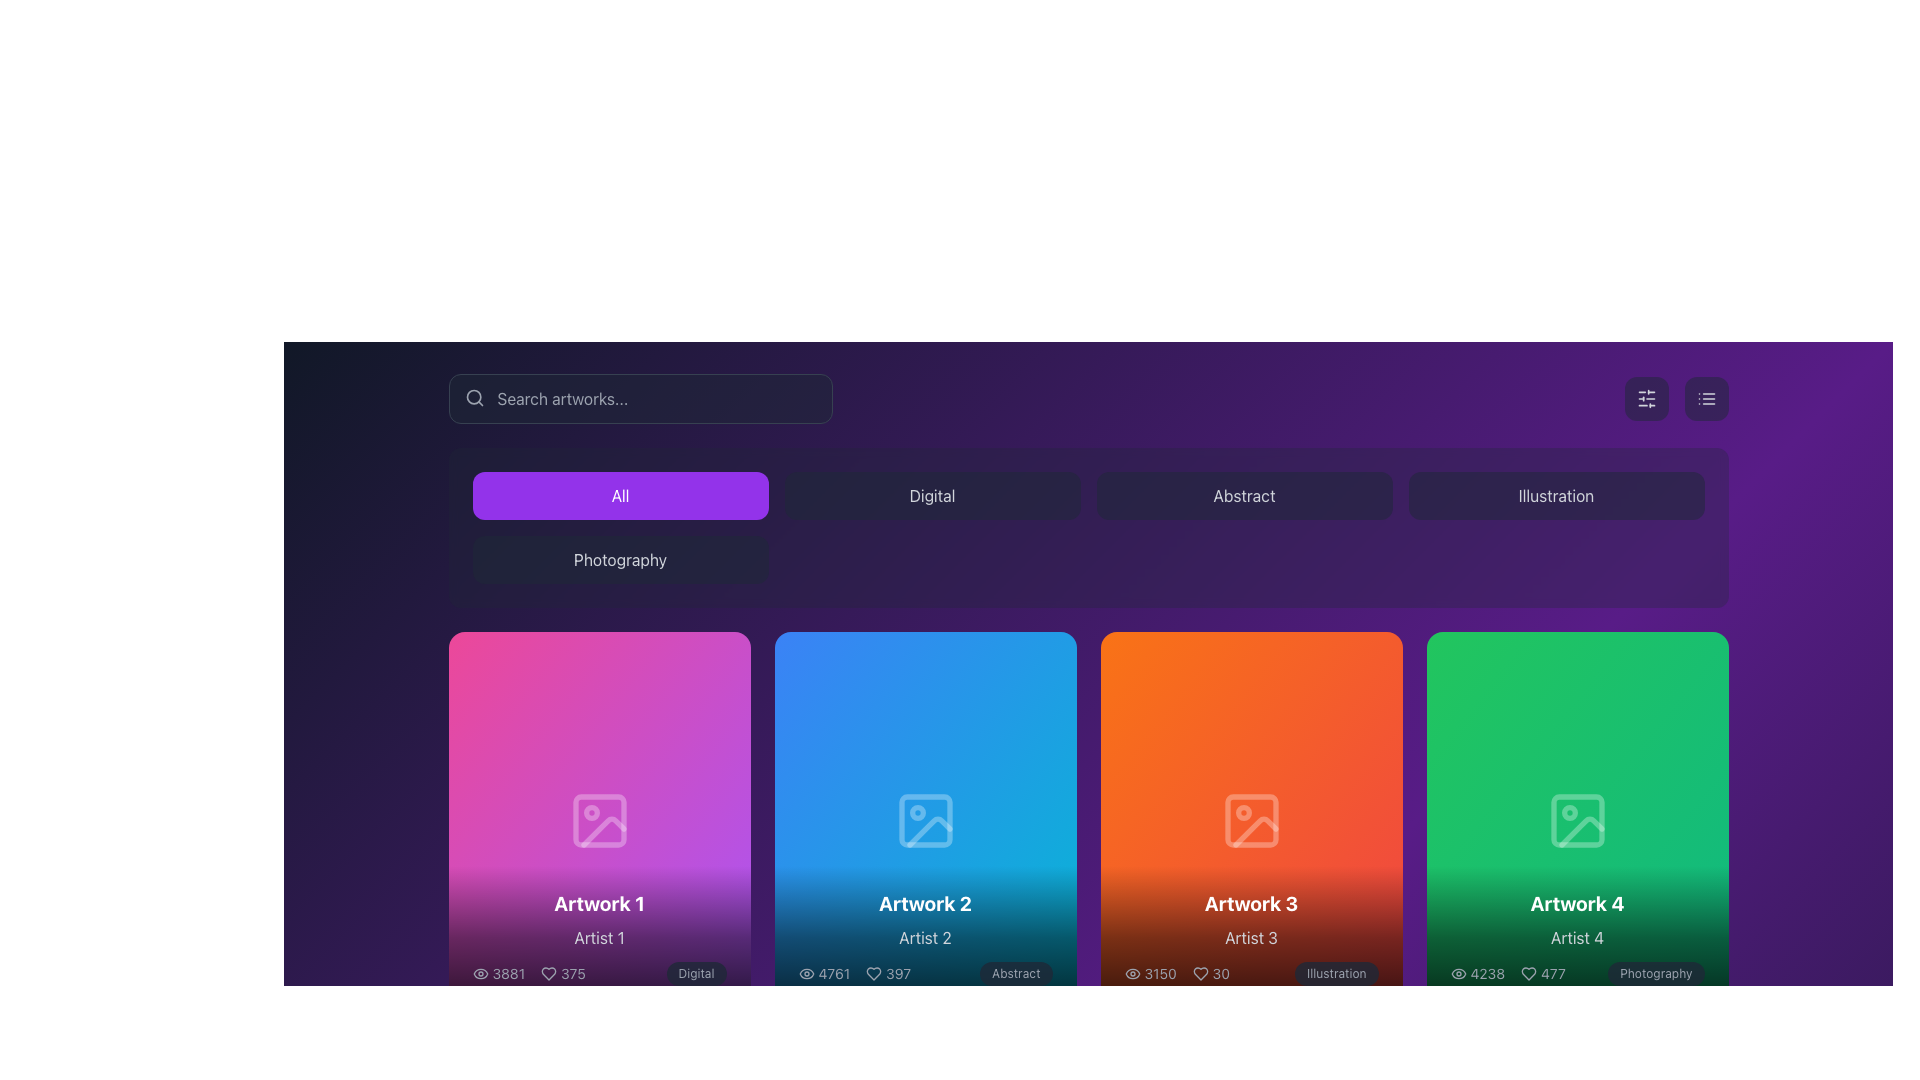 The image size is (1920, 1080). What do you see at coordinates (598, 903) in the screenshot?
I see `the text label 'Artwork 1', which is styled in bold white font and located at the bottom of the first card with a gradient pink and purple background` at bounding box center [598, 903].